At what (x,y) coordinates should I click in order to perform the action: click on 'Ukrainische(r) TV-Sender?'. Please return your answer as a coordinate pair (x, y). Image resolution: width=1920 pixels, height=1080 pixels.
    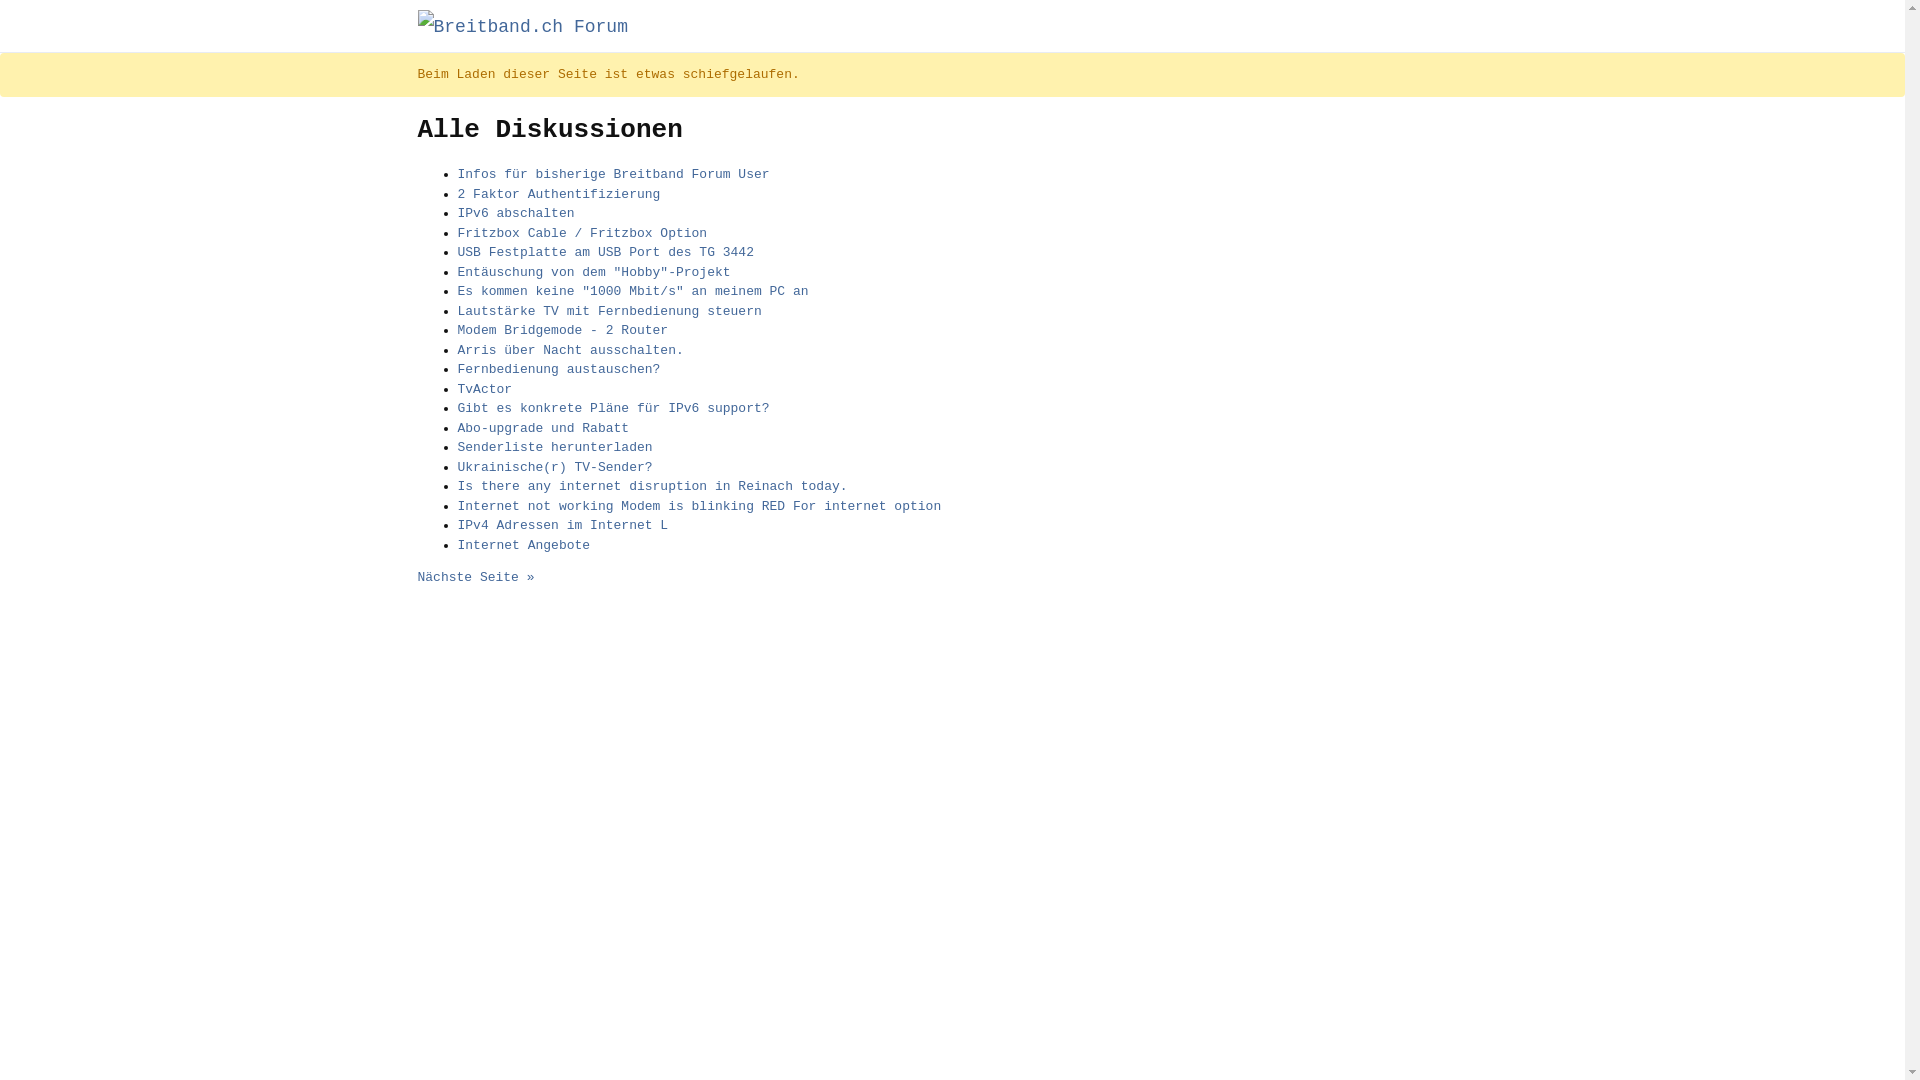
    Looking at the image, I should click on (456, 467).